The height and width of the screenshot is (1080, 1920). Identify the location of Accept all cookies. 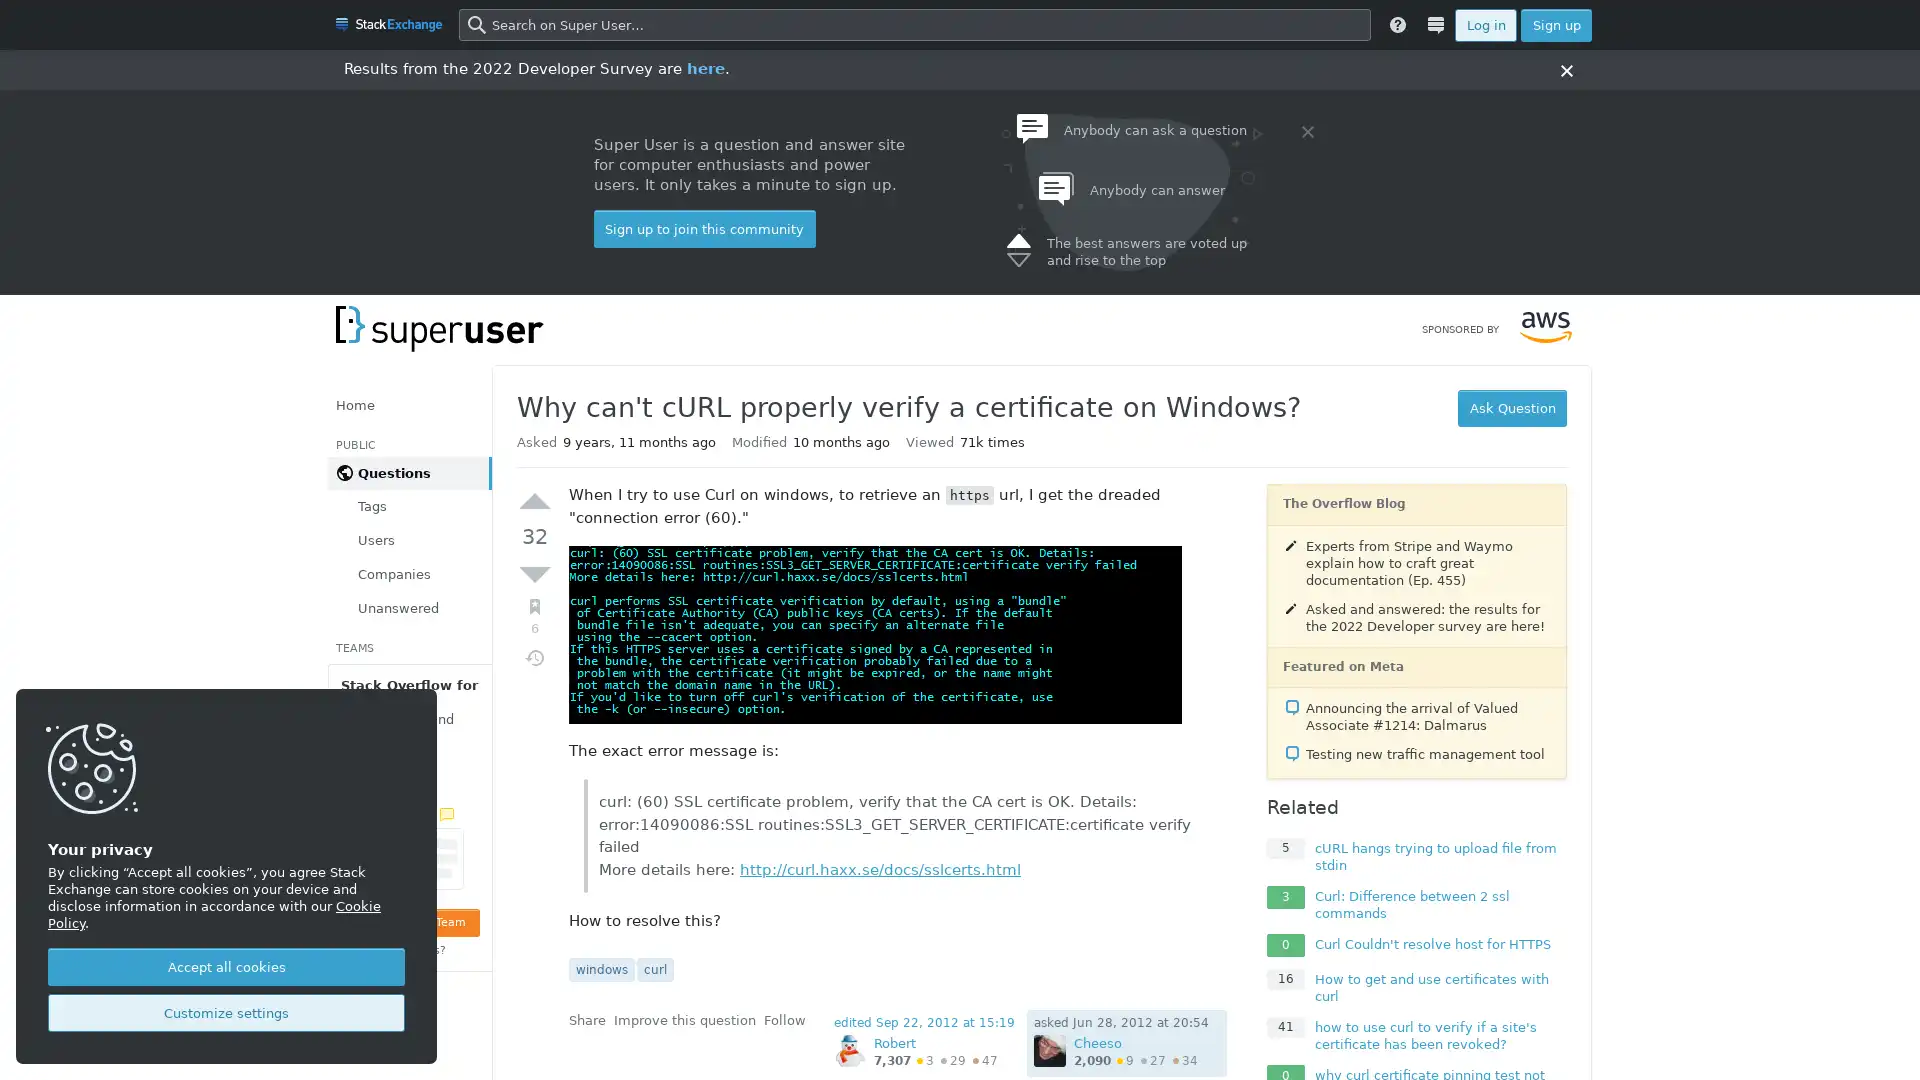
(226, 966).